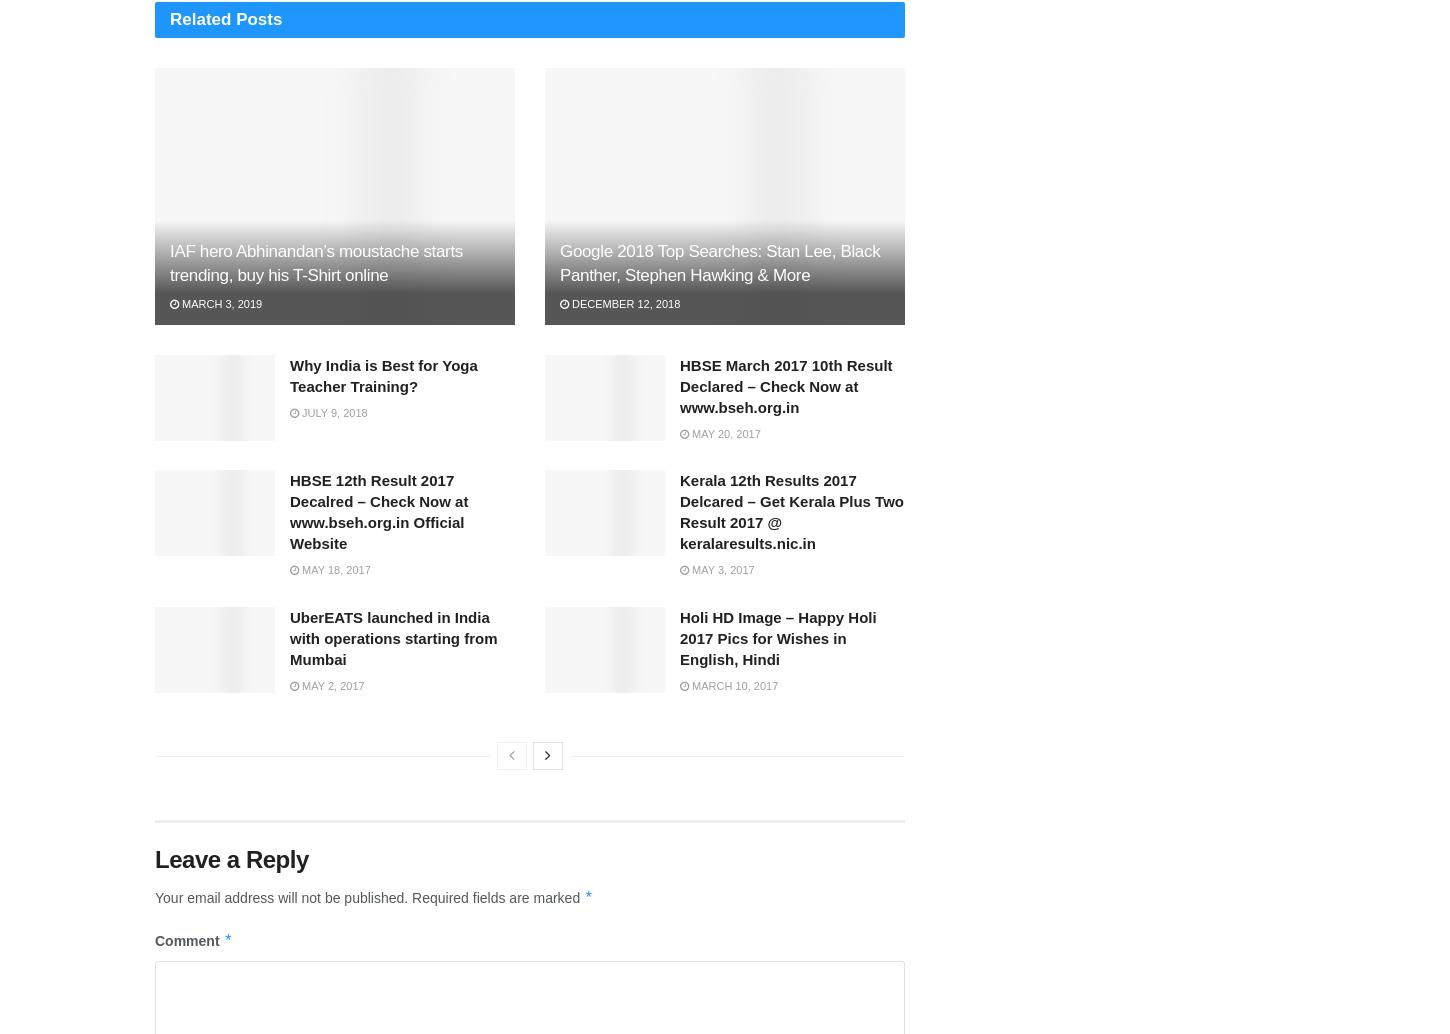  I want to click on 'HBSE 12th Result 2017 Decalred – Check Now at www.bseh.org.in Official Website', so click(378, 511).